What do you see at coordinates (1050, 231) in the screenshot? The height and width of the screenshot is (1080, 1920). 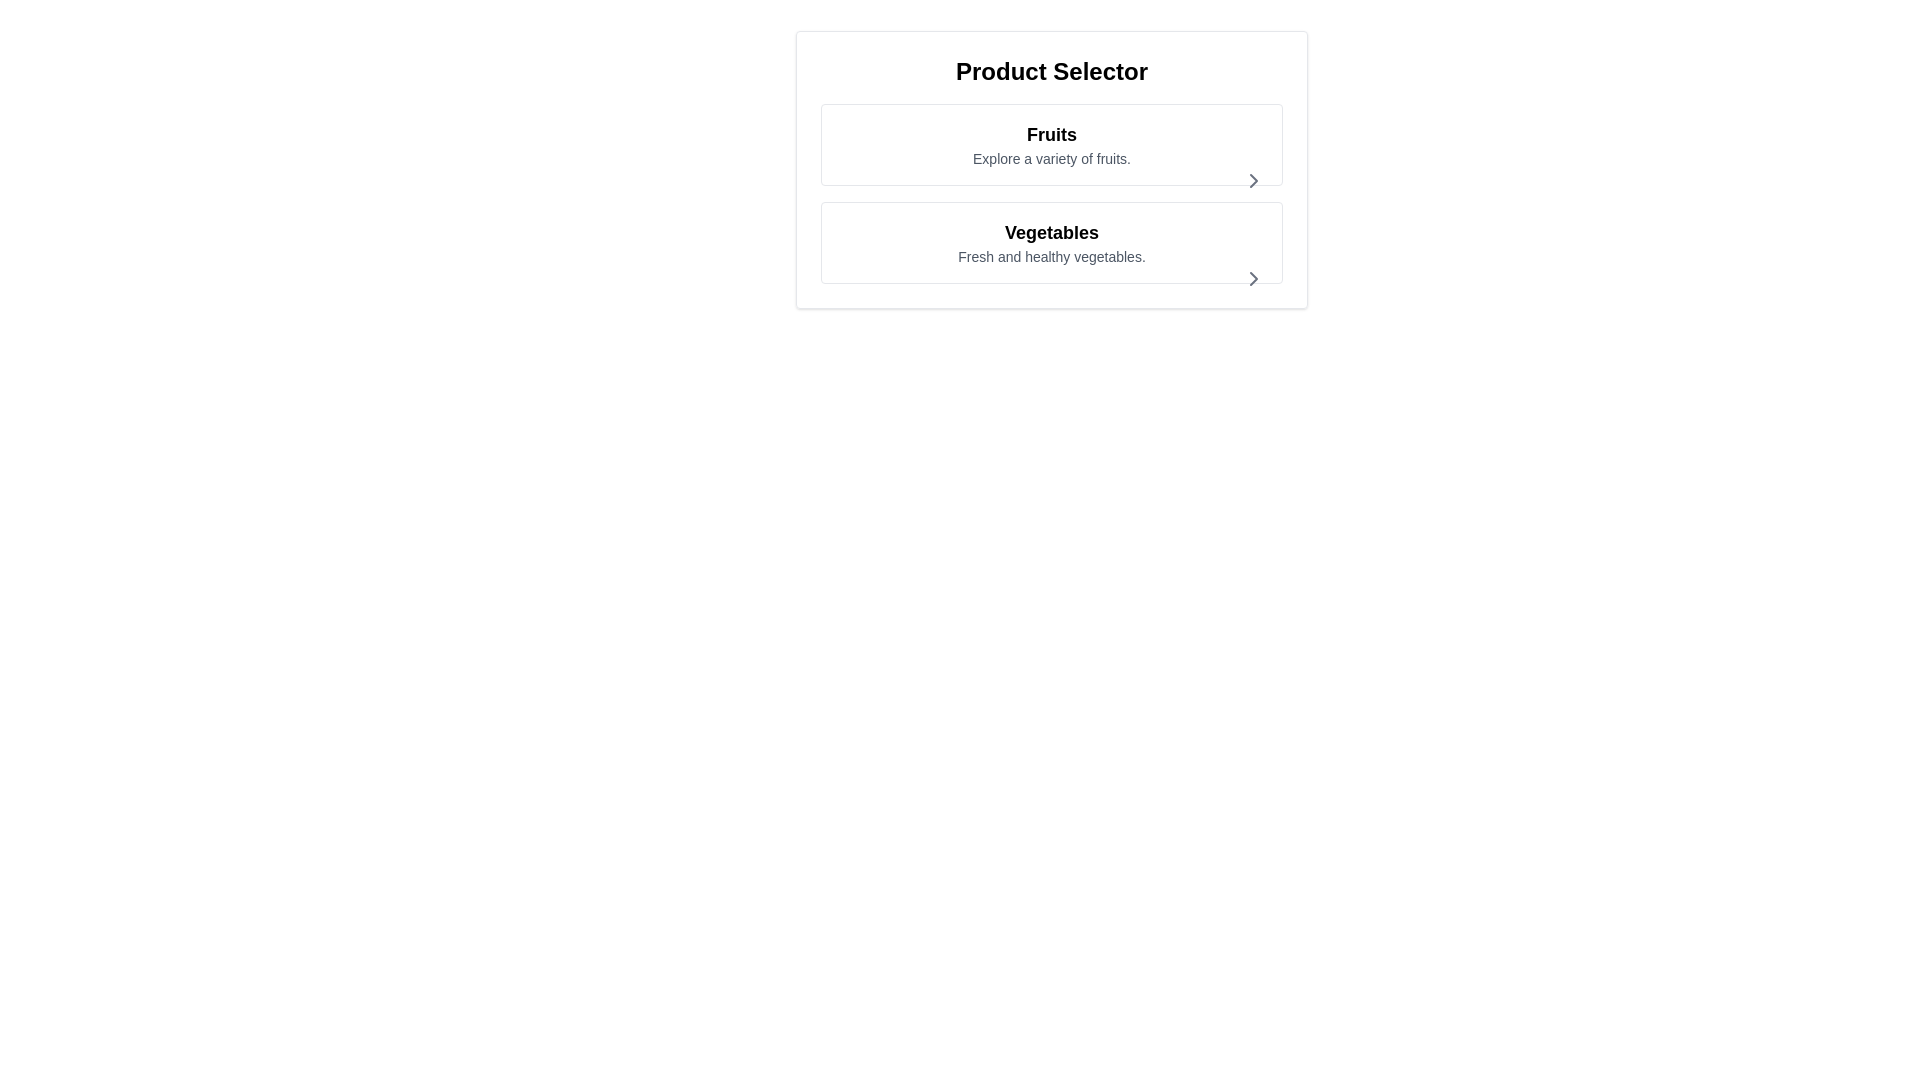 I see `the 'Vegetables' label in the product selector interface, which indicates the title of the category` at bounding box center [1050, 231].